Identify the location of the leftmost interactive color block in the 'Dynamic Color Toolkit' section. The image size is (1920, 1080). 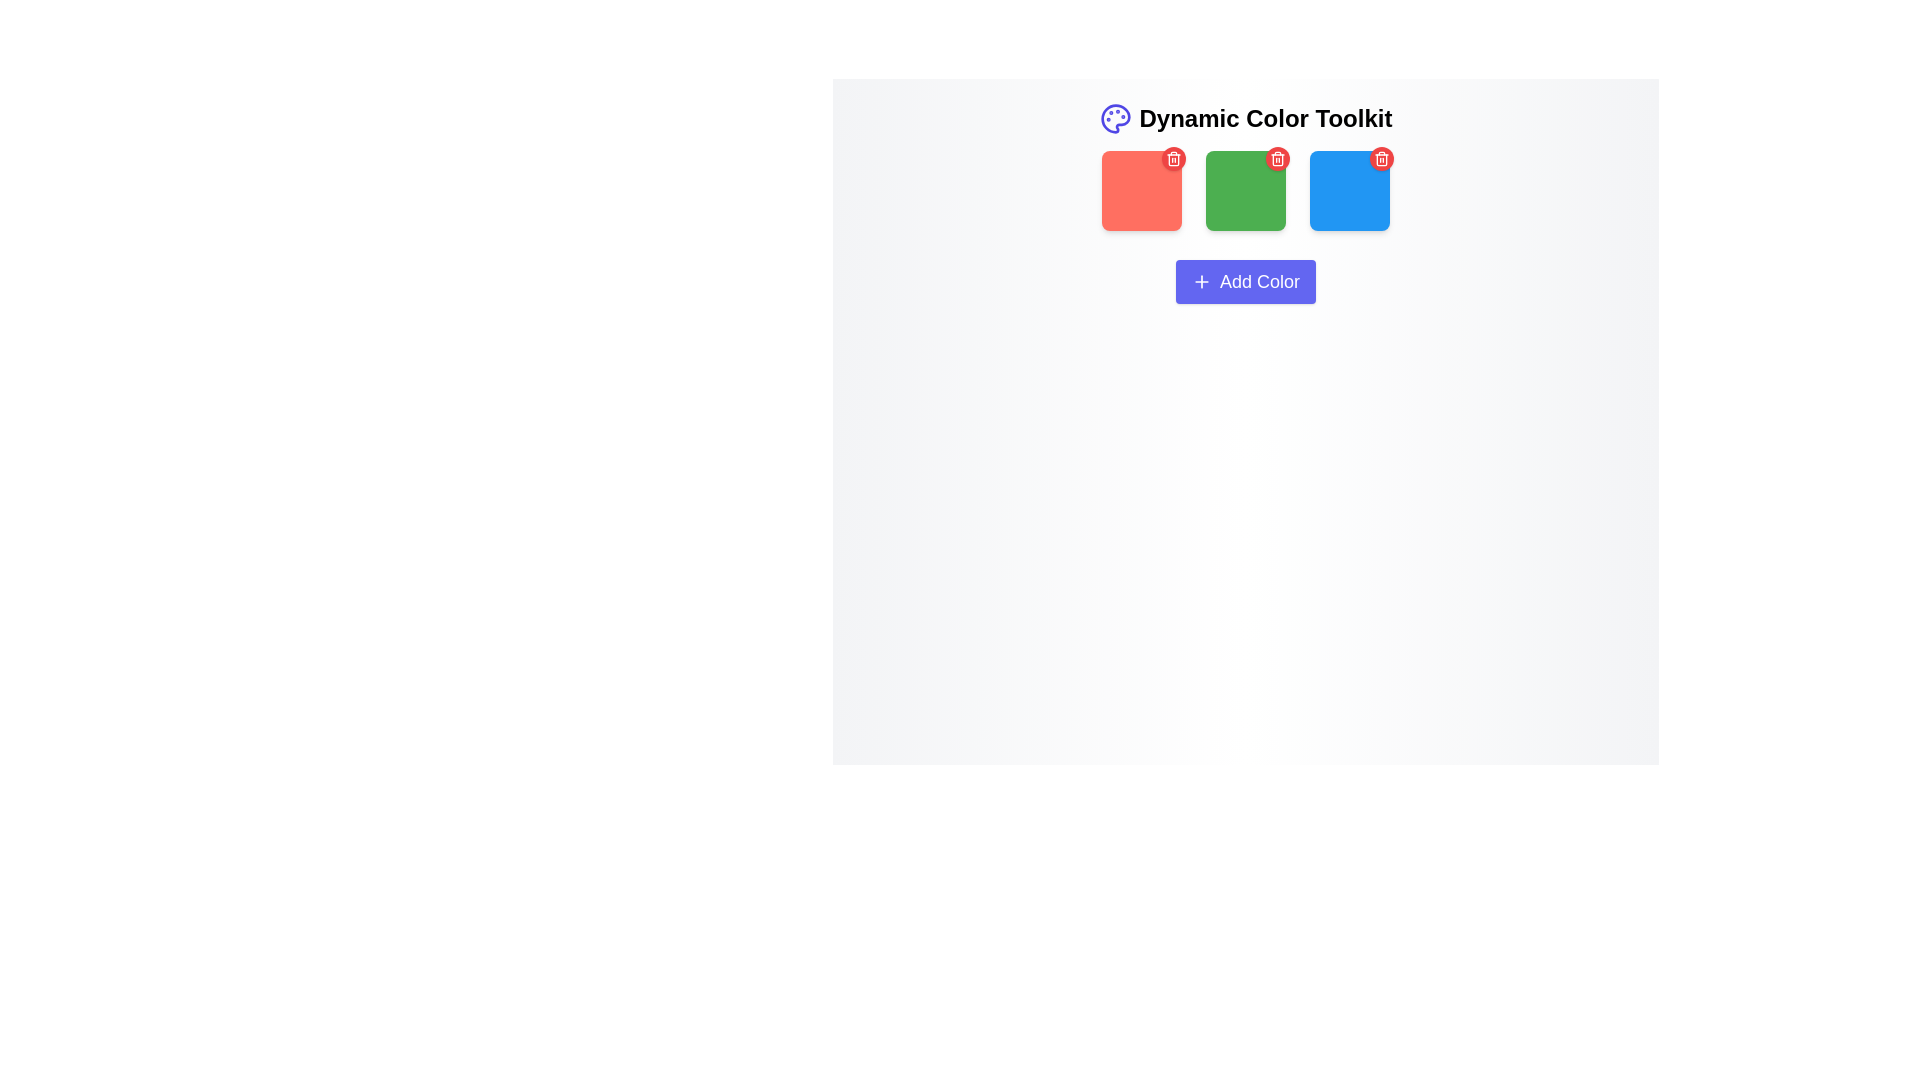
(1142, 191).